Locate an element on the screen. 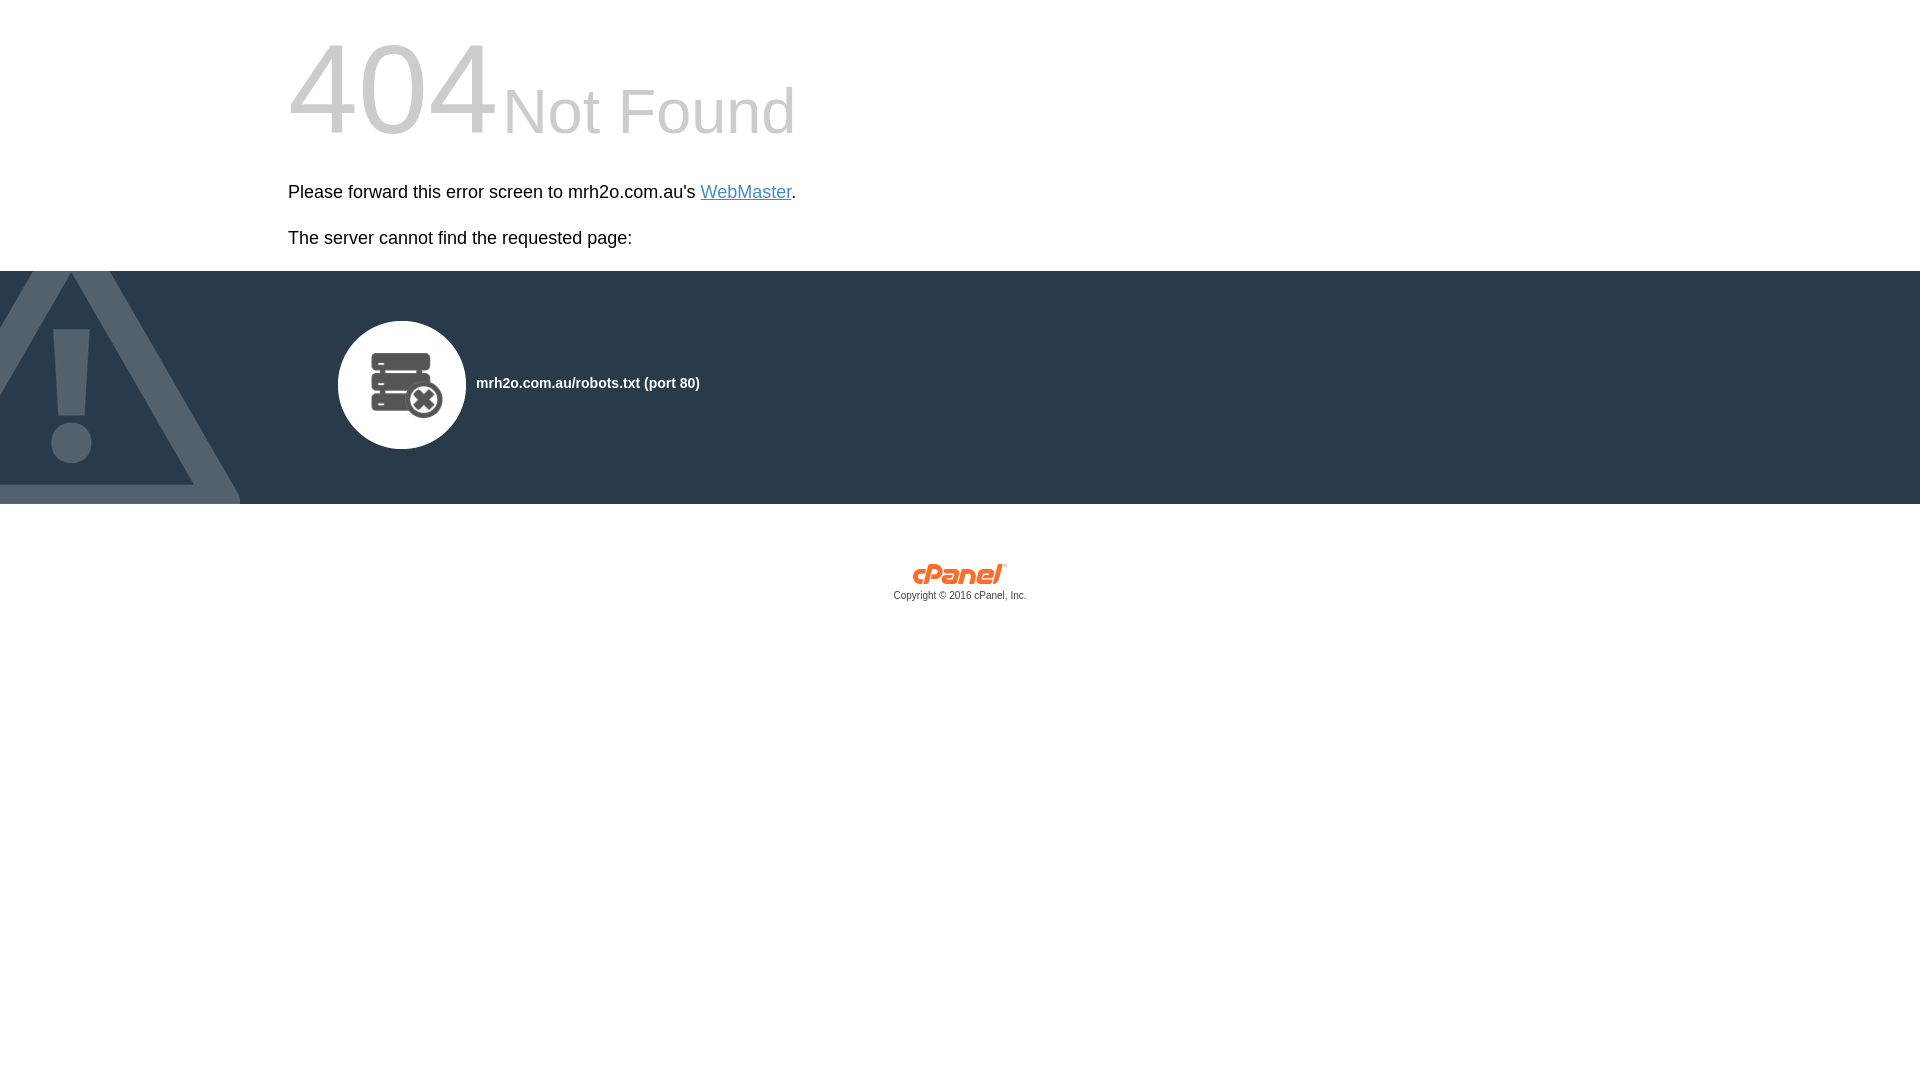 The width and height of the screenshot is (1920, 1080). 'WebMaster' is located at coordinates (745, 192).